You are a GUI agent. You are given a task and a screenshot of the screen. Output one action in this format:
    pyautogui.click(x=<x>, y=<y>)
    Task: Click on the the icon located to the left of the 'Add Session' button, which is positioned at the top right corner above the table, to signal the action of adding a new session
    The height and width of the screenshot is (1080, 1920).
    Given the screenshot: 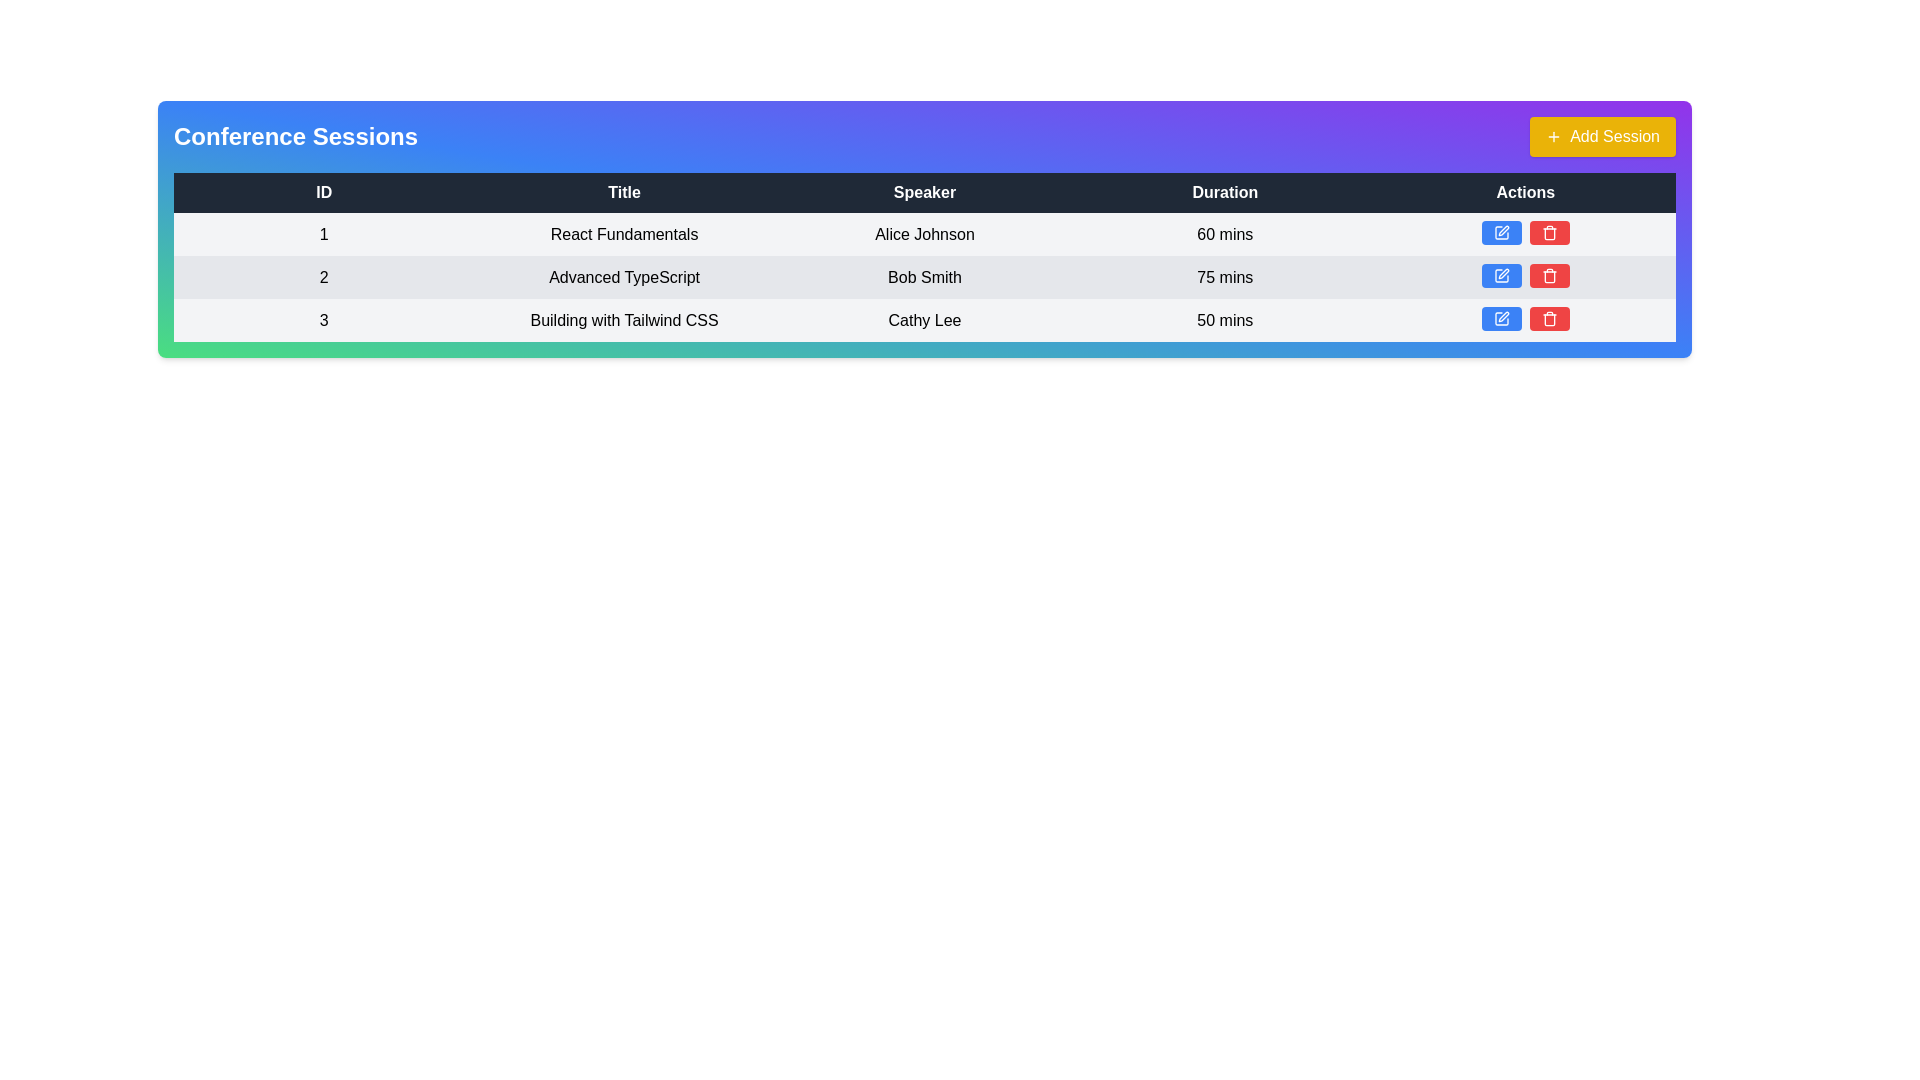 What is the action you would take?
    pyautogui.click(x=1553, y=136)
    